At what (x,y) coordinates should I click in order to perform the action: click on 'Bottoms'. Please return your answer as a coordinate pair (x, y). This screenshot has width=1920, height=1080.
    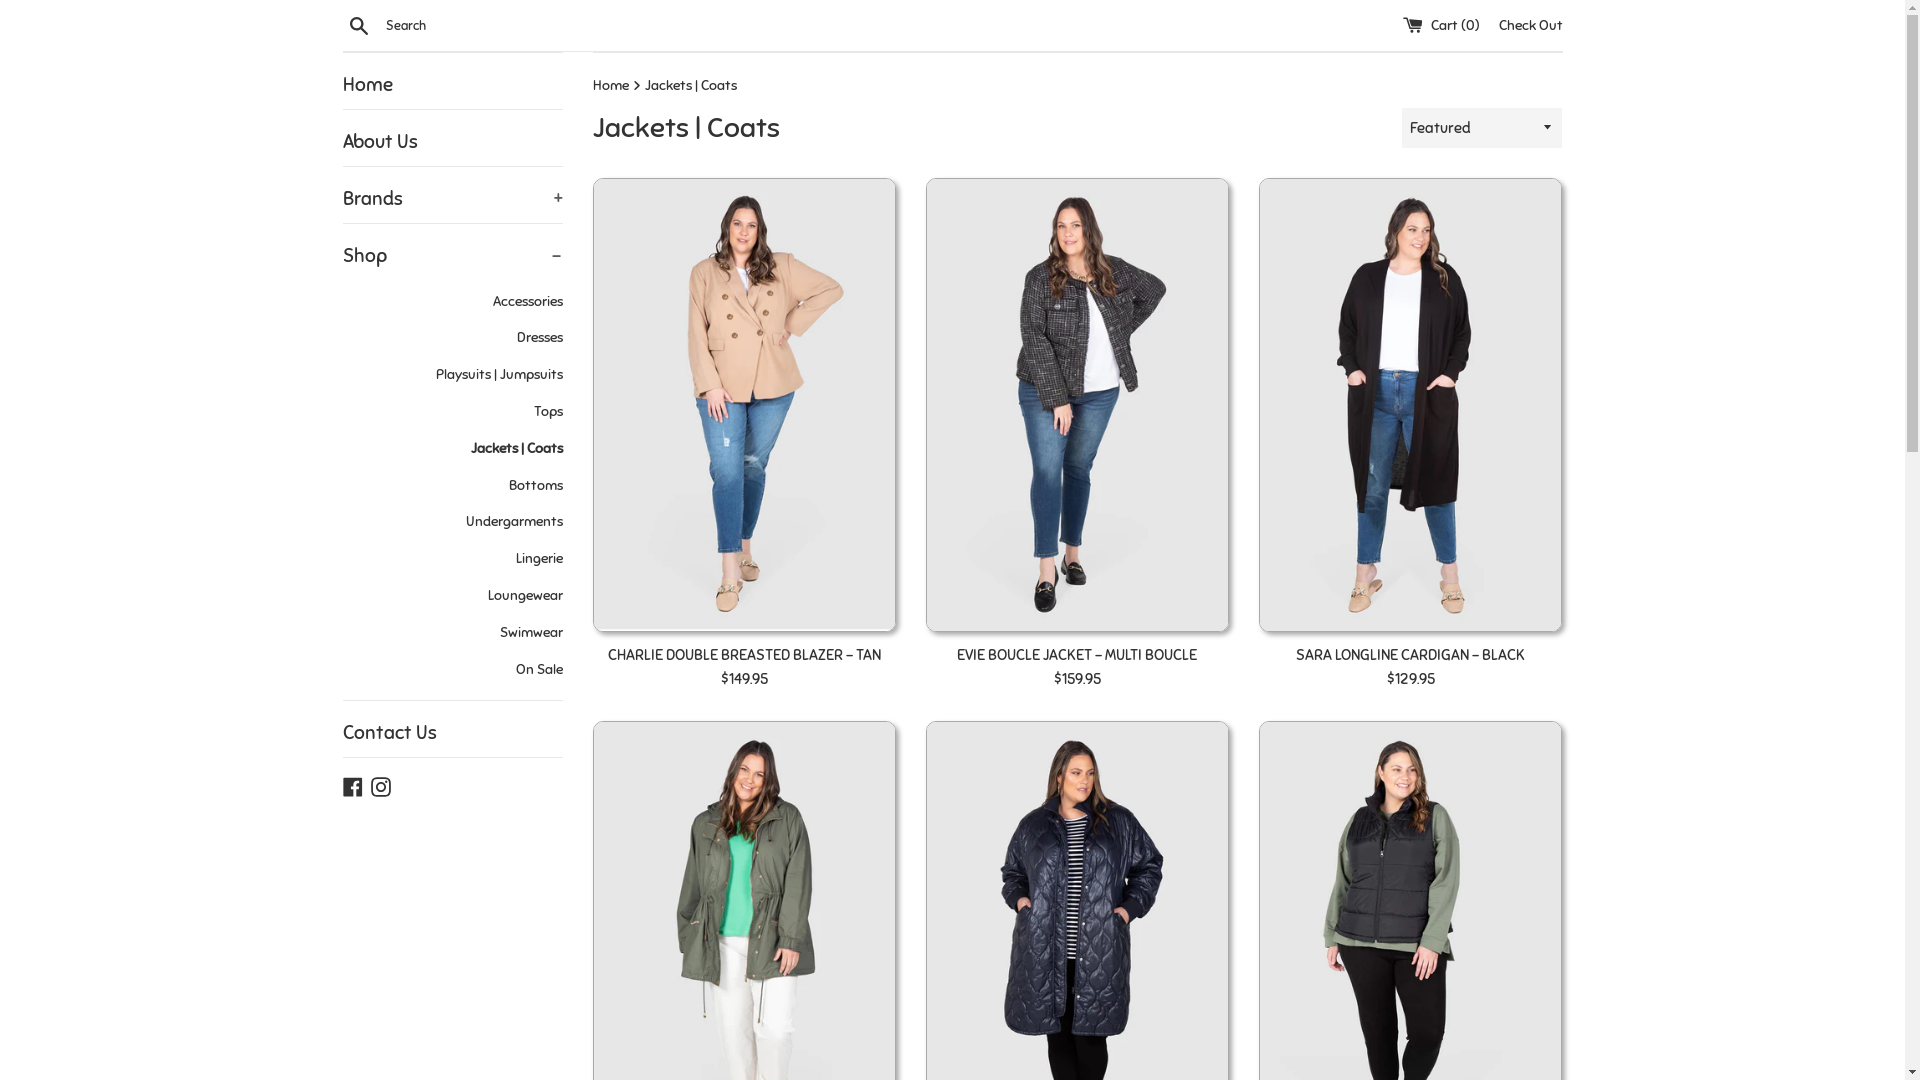
    Looking at the image, I should click on (450, 486).